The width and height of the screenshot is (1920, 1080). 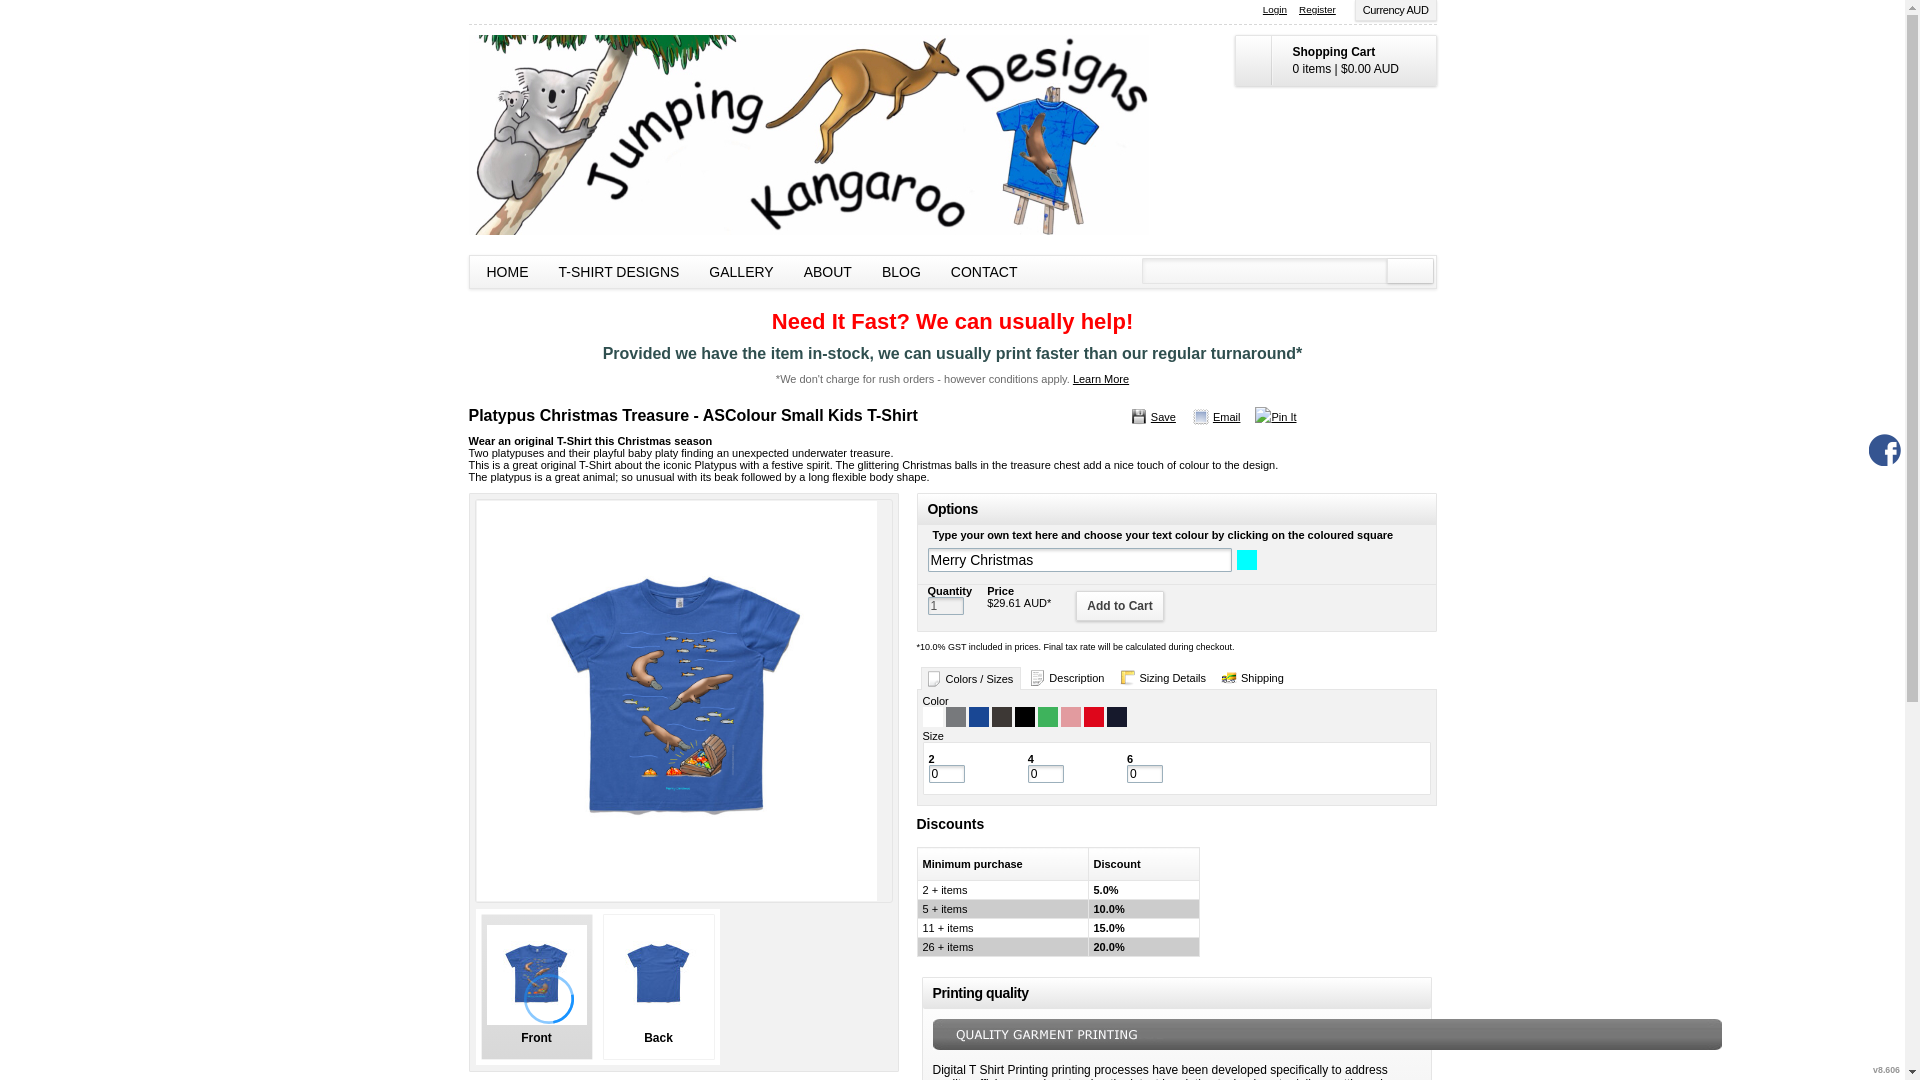 I want to click on 'Email', so click(x=1214, y=415).